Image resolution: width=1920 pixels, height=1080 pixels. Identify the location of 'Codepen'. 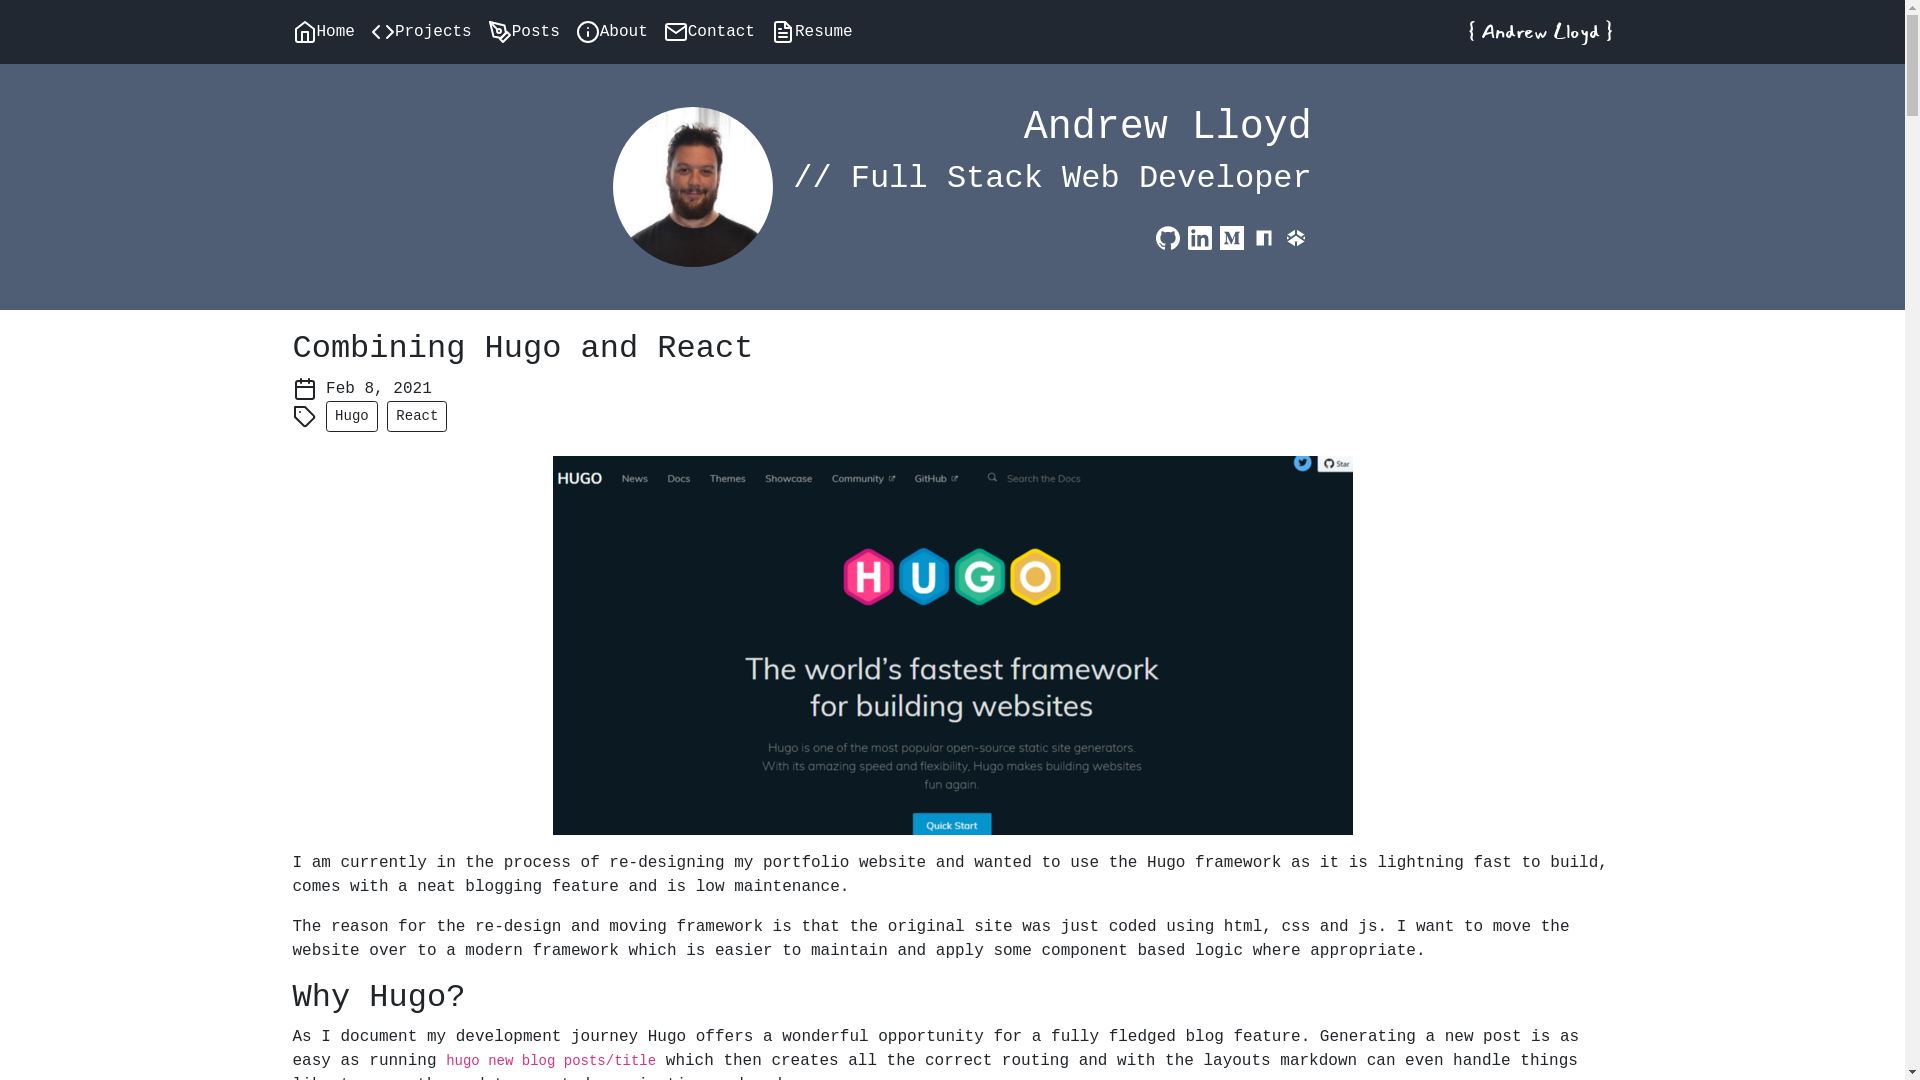
(1280, 237).